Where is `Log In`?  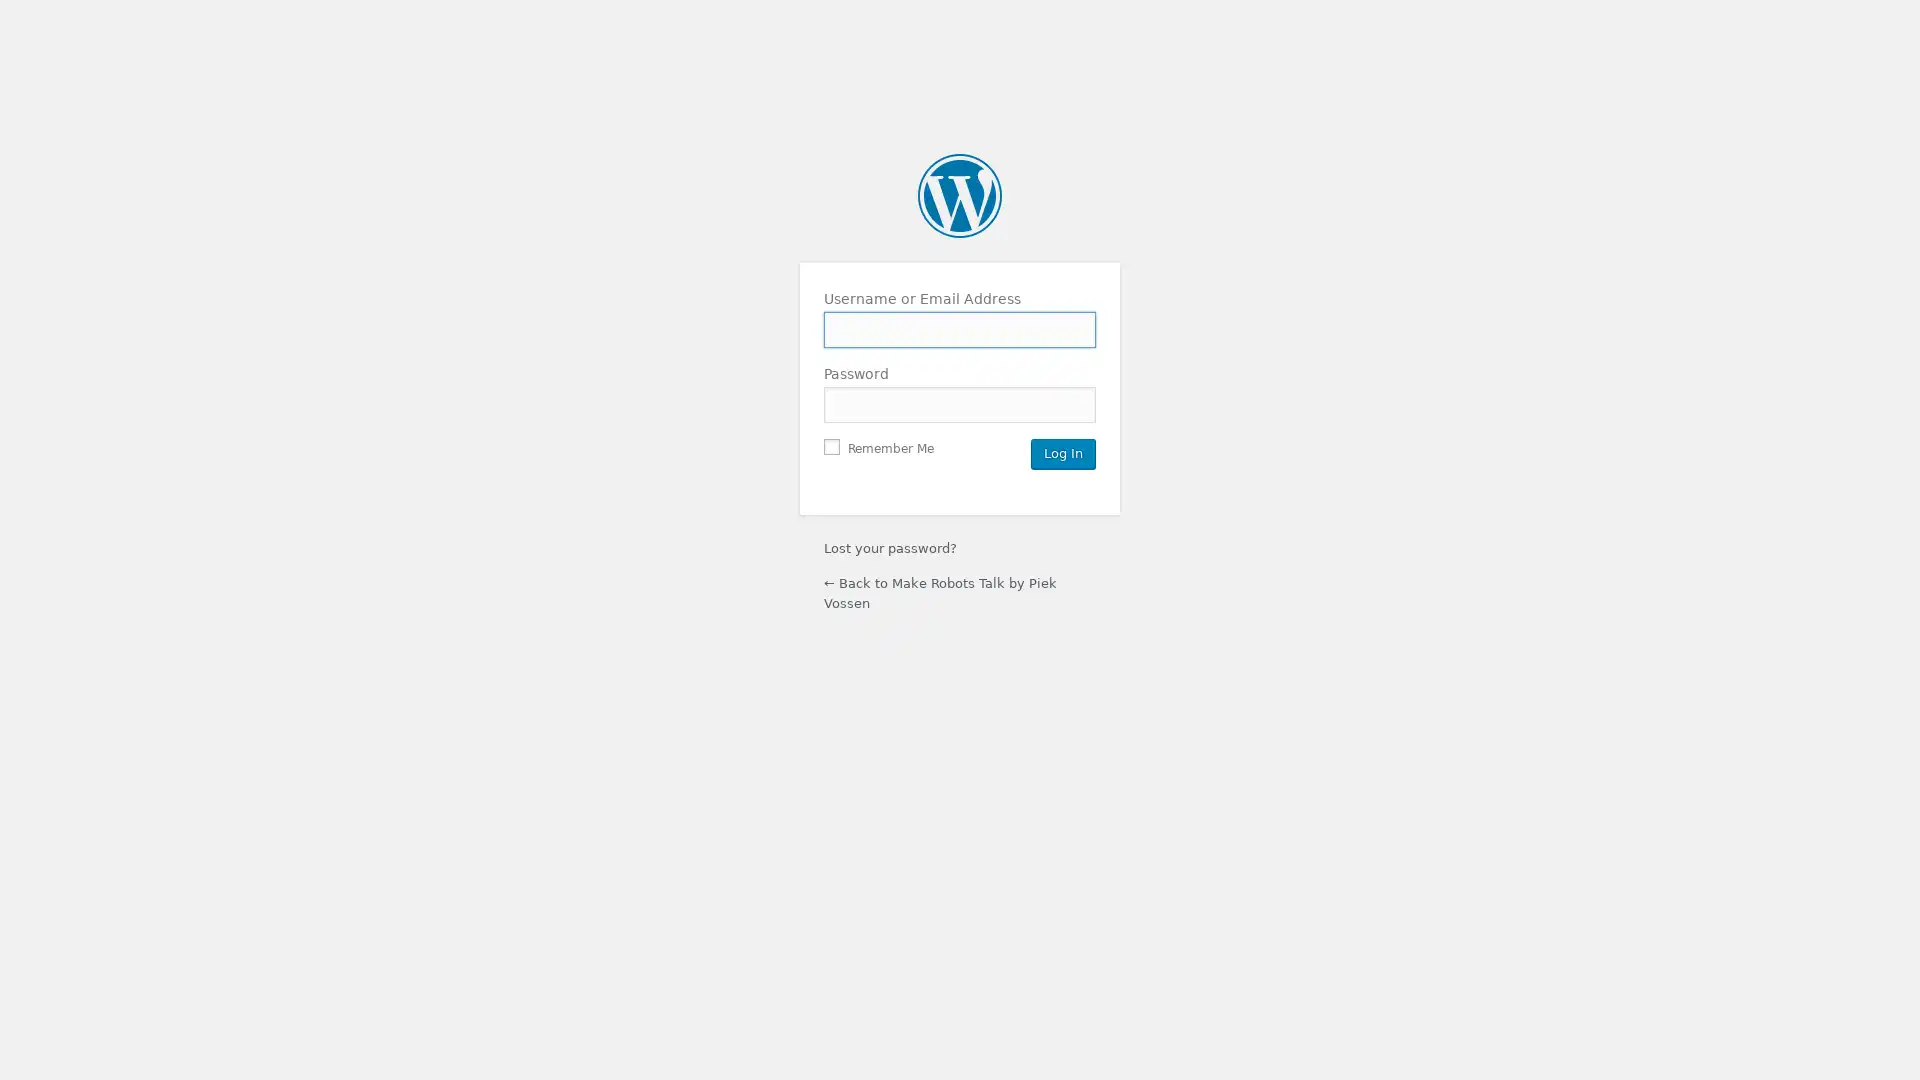
Log In is located at coordinates (1062, 452).